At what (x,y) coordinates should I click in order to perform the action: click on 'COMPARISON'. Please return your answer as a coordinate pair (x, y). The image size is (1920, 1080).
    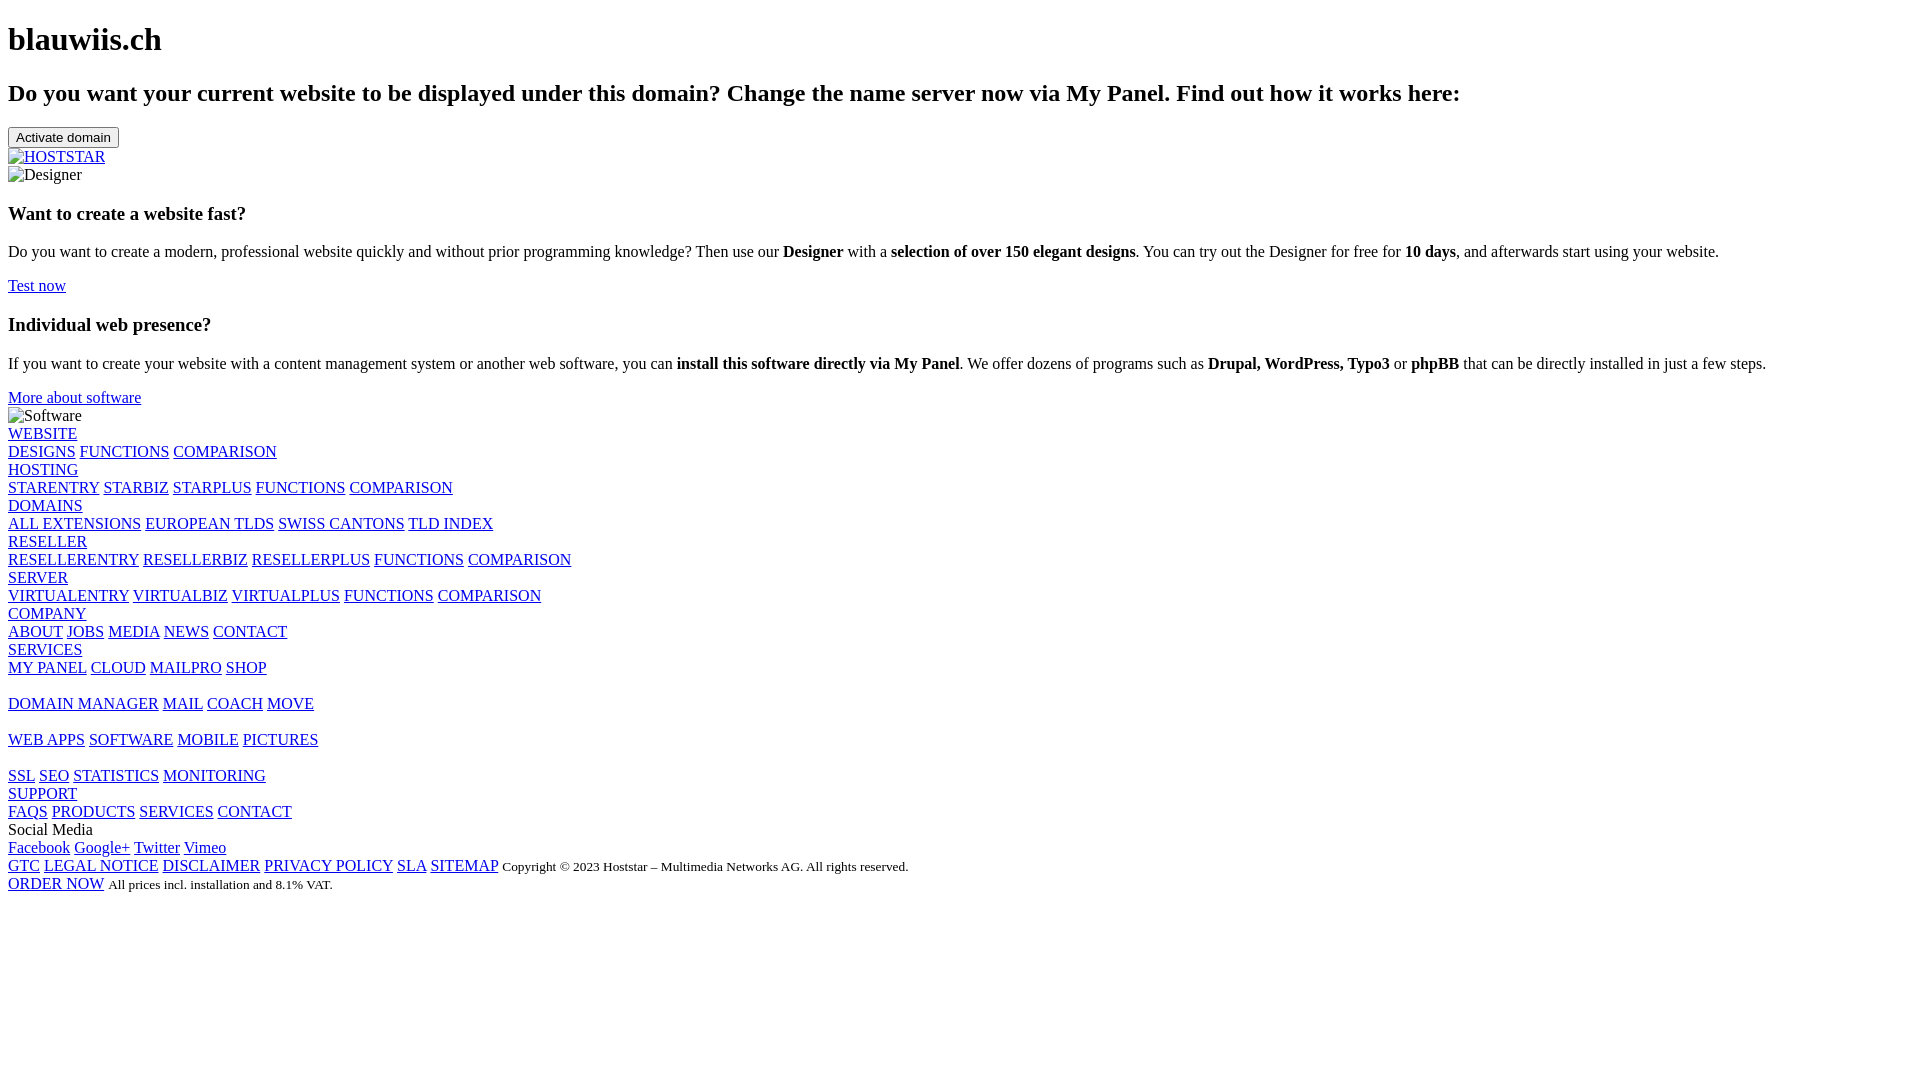
    Looking at the image, I should click on (224, 451).